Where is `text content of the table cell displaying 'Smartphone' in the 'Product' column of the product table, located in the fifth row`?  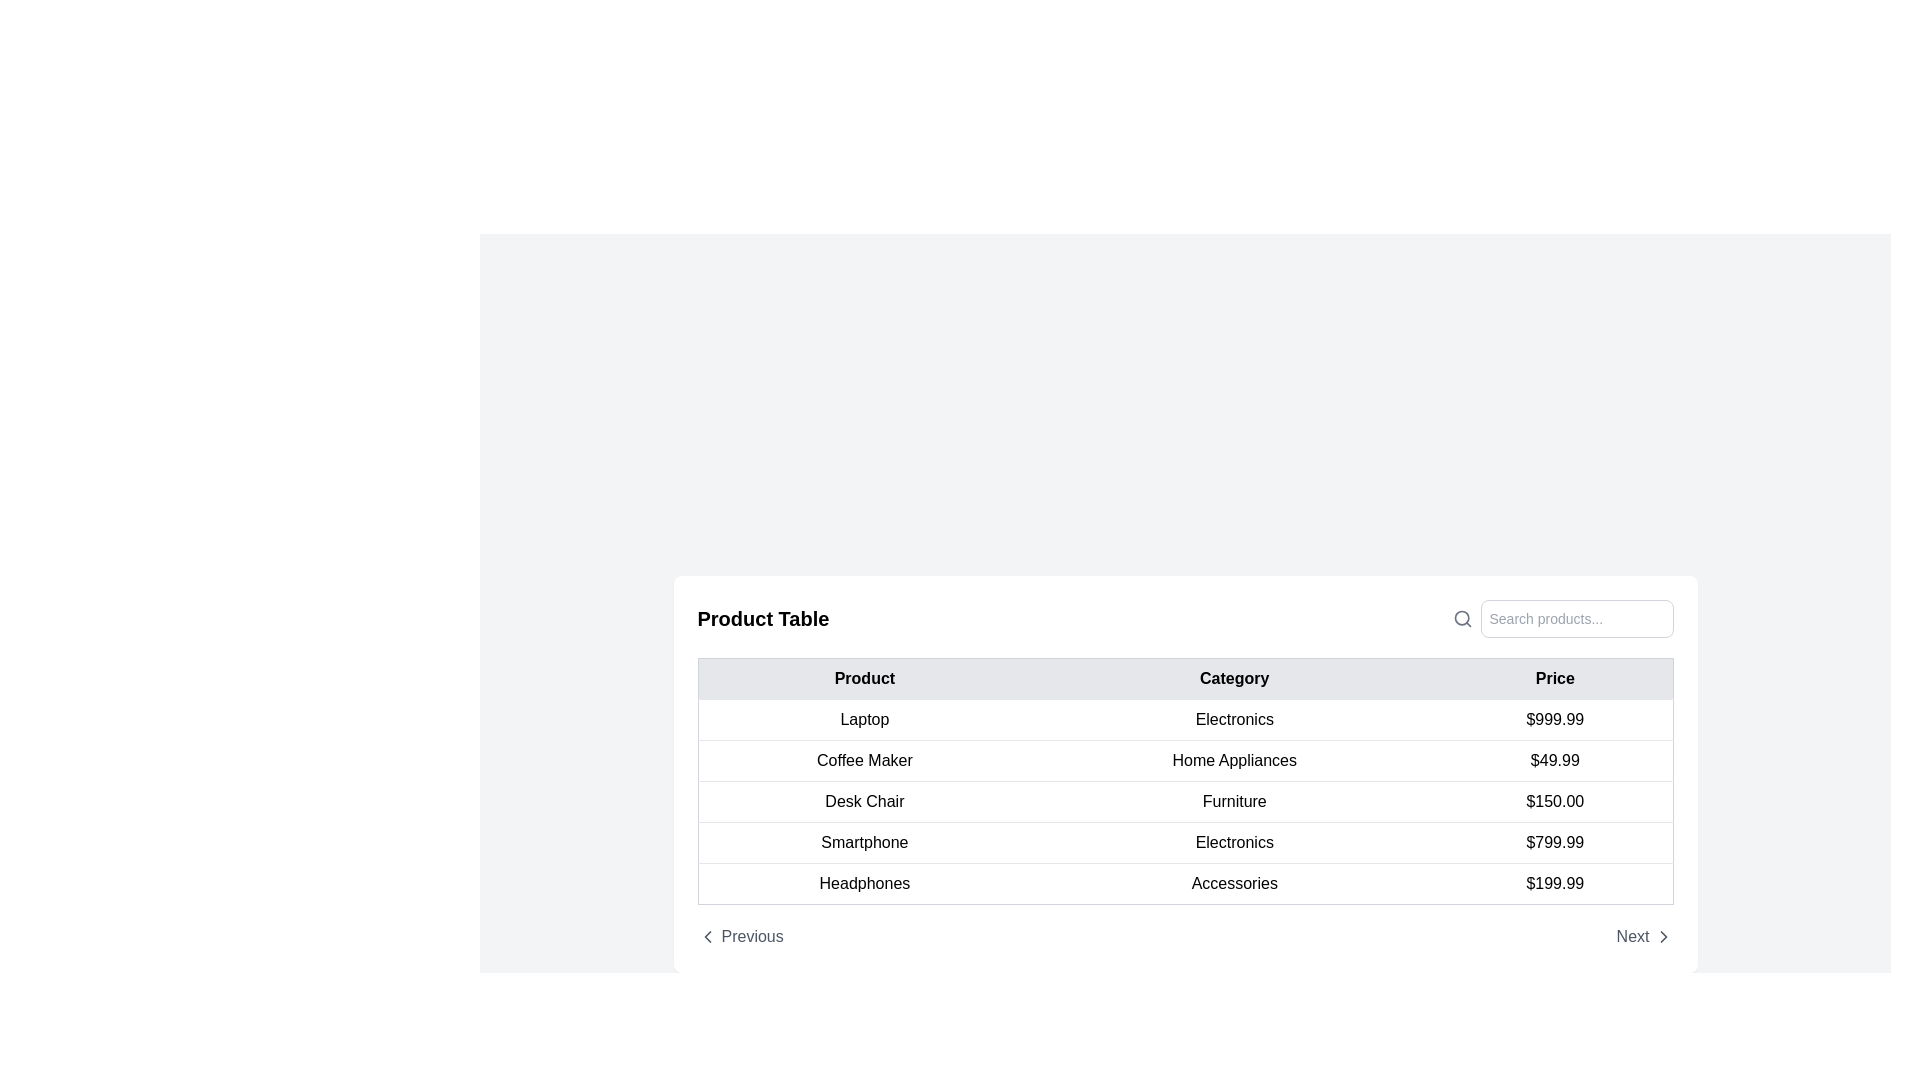 text content of the table cell displaying 'Smartphone' in the 'Product' column of the product table, located in the fifth row is located at coordinates (864, 842).